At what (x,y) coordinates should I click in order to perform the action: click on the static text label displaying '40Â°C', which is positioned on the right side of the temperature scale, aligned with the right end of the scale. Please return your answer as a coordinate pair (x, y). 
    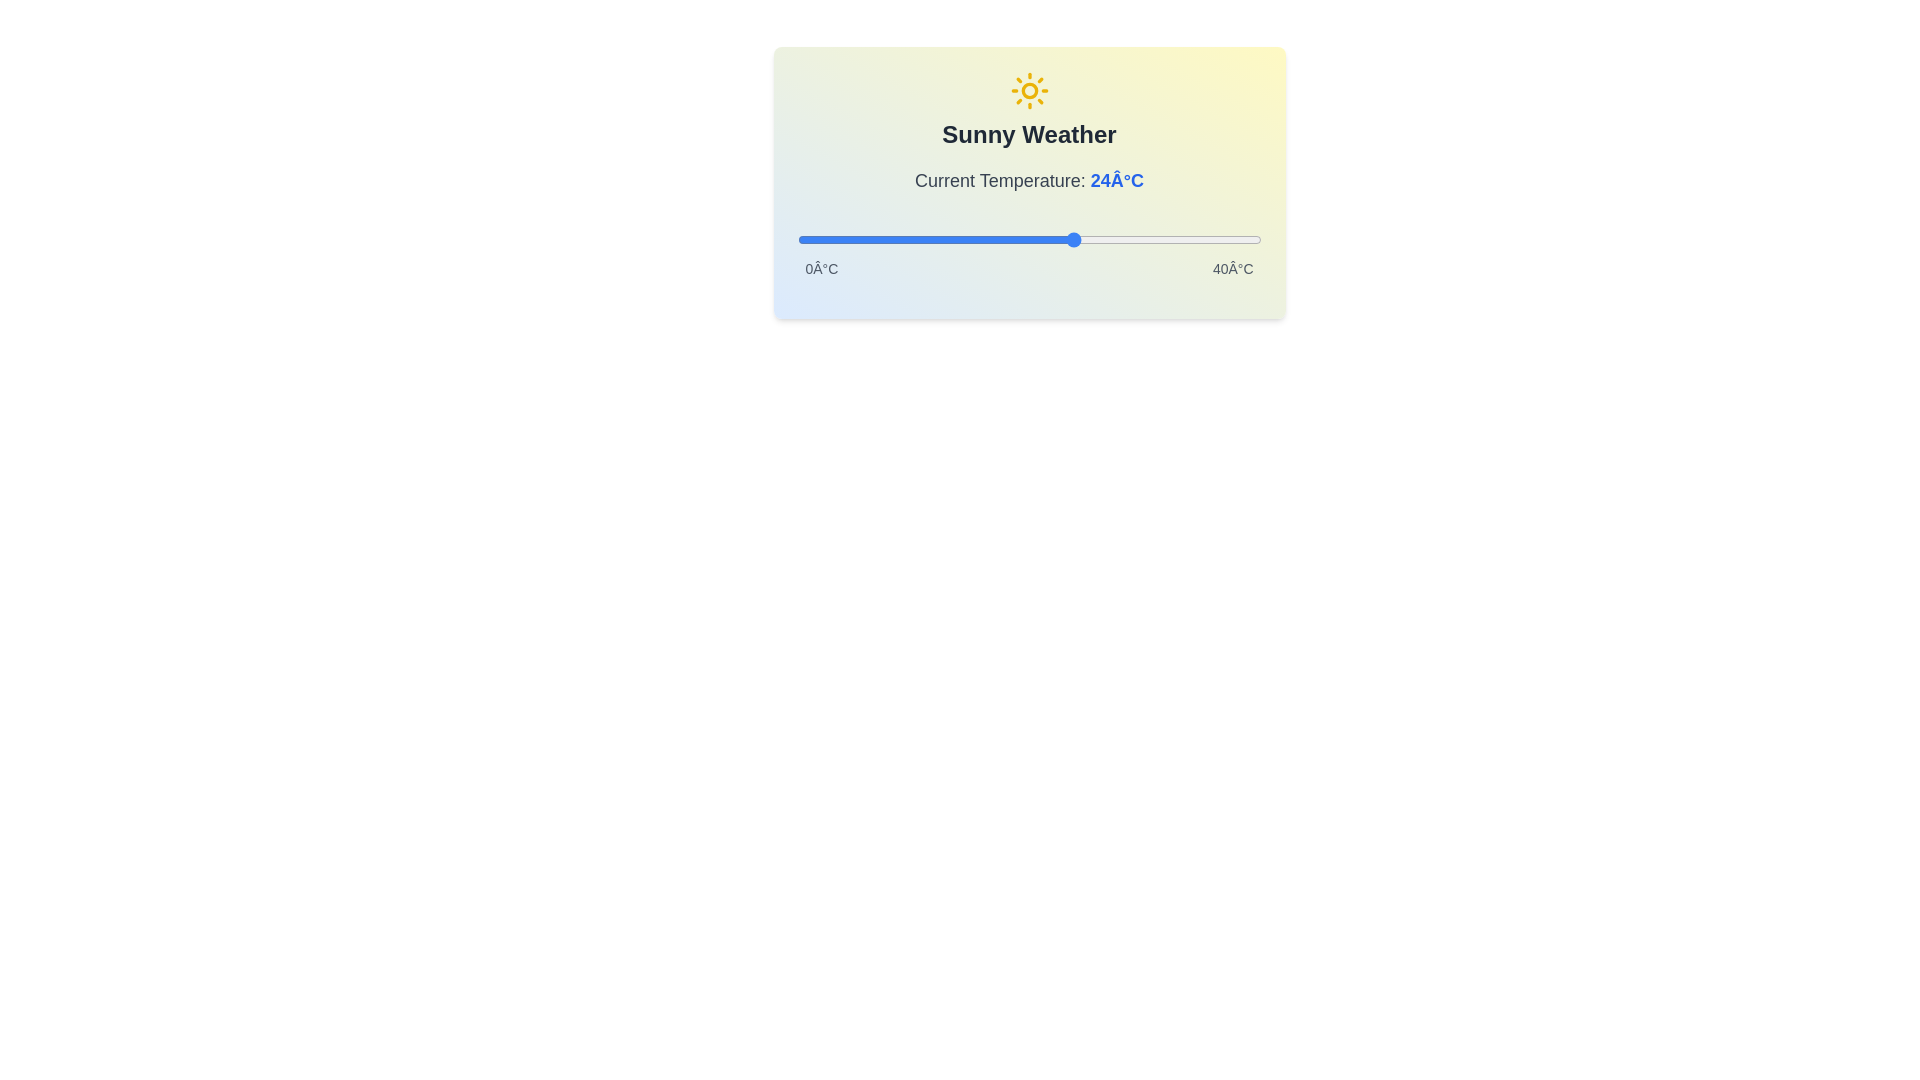
    Looking at the image, I should click on (1232, 268).